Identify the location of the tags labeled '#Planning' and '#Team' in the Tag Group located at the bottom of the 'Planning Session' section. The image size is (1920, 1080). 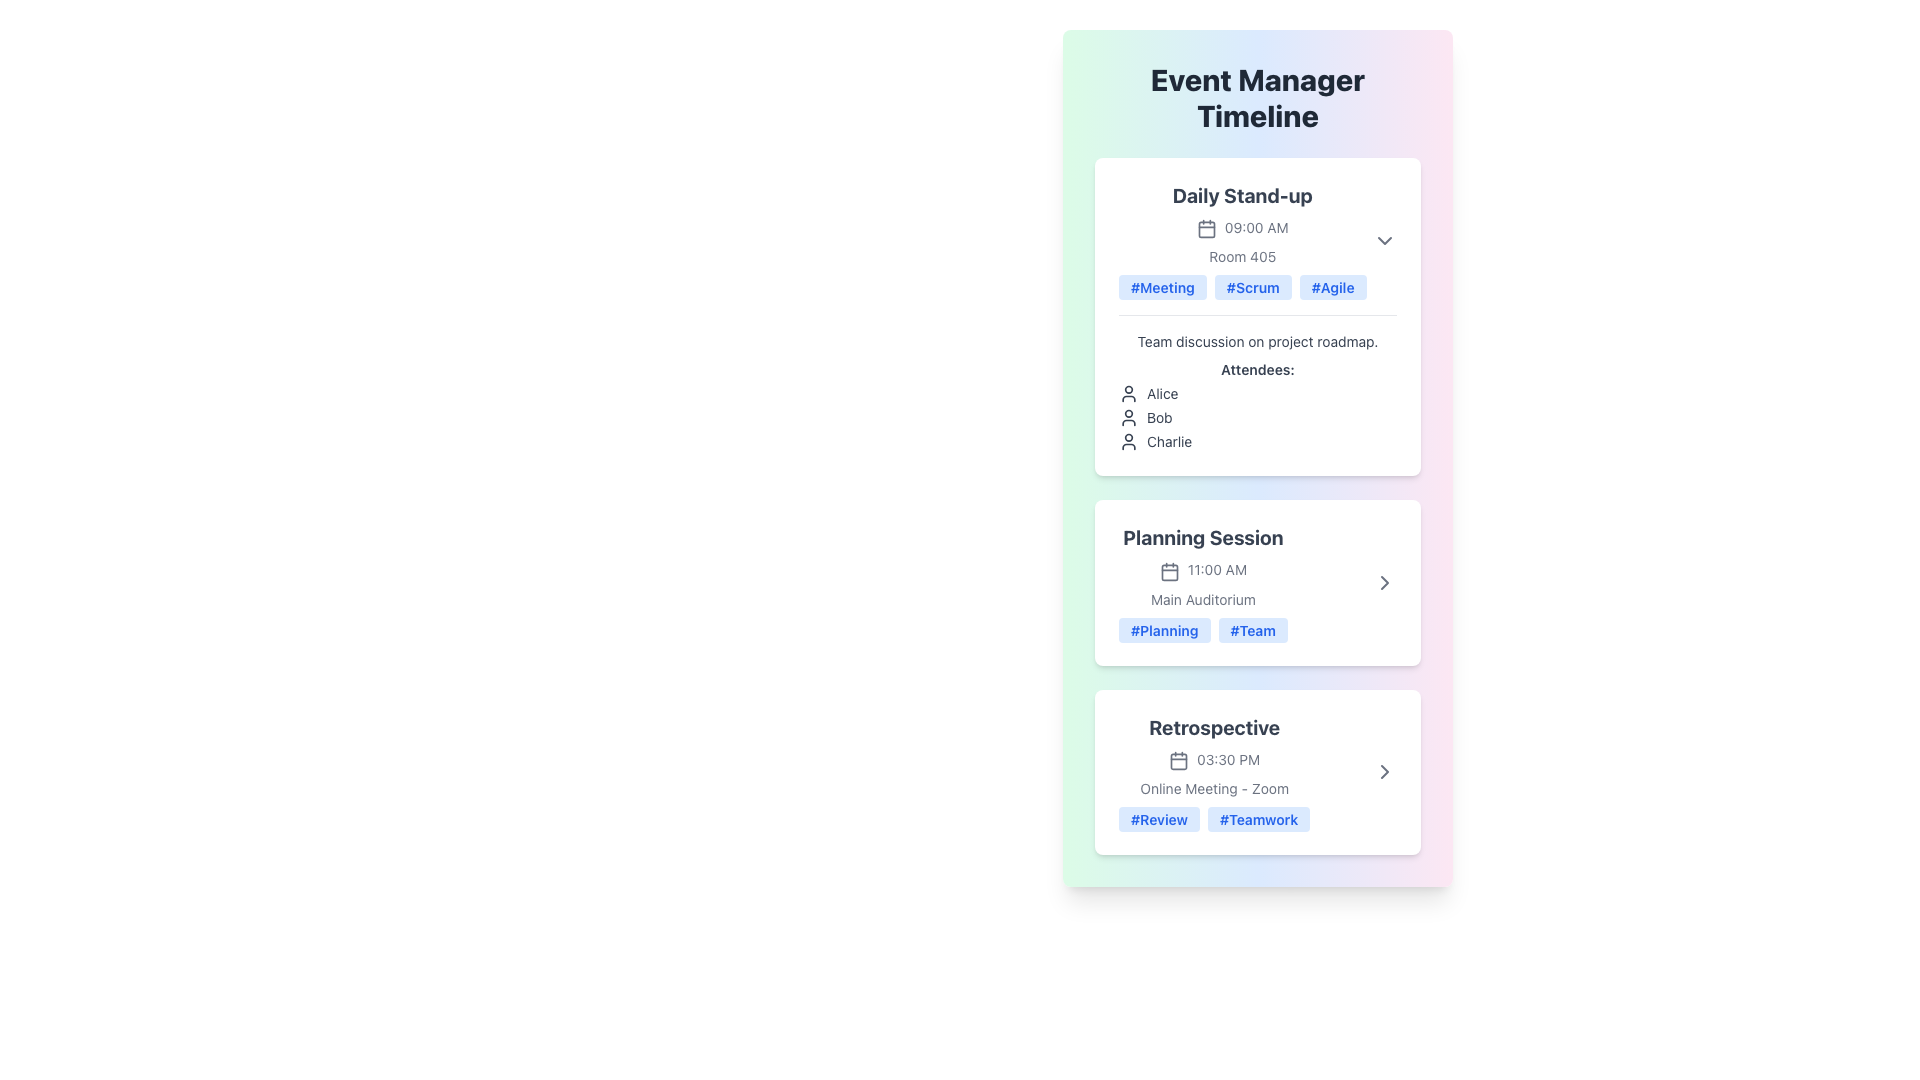
(1202, 628).